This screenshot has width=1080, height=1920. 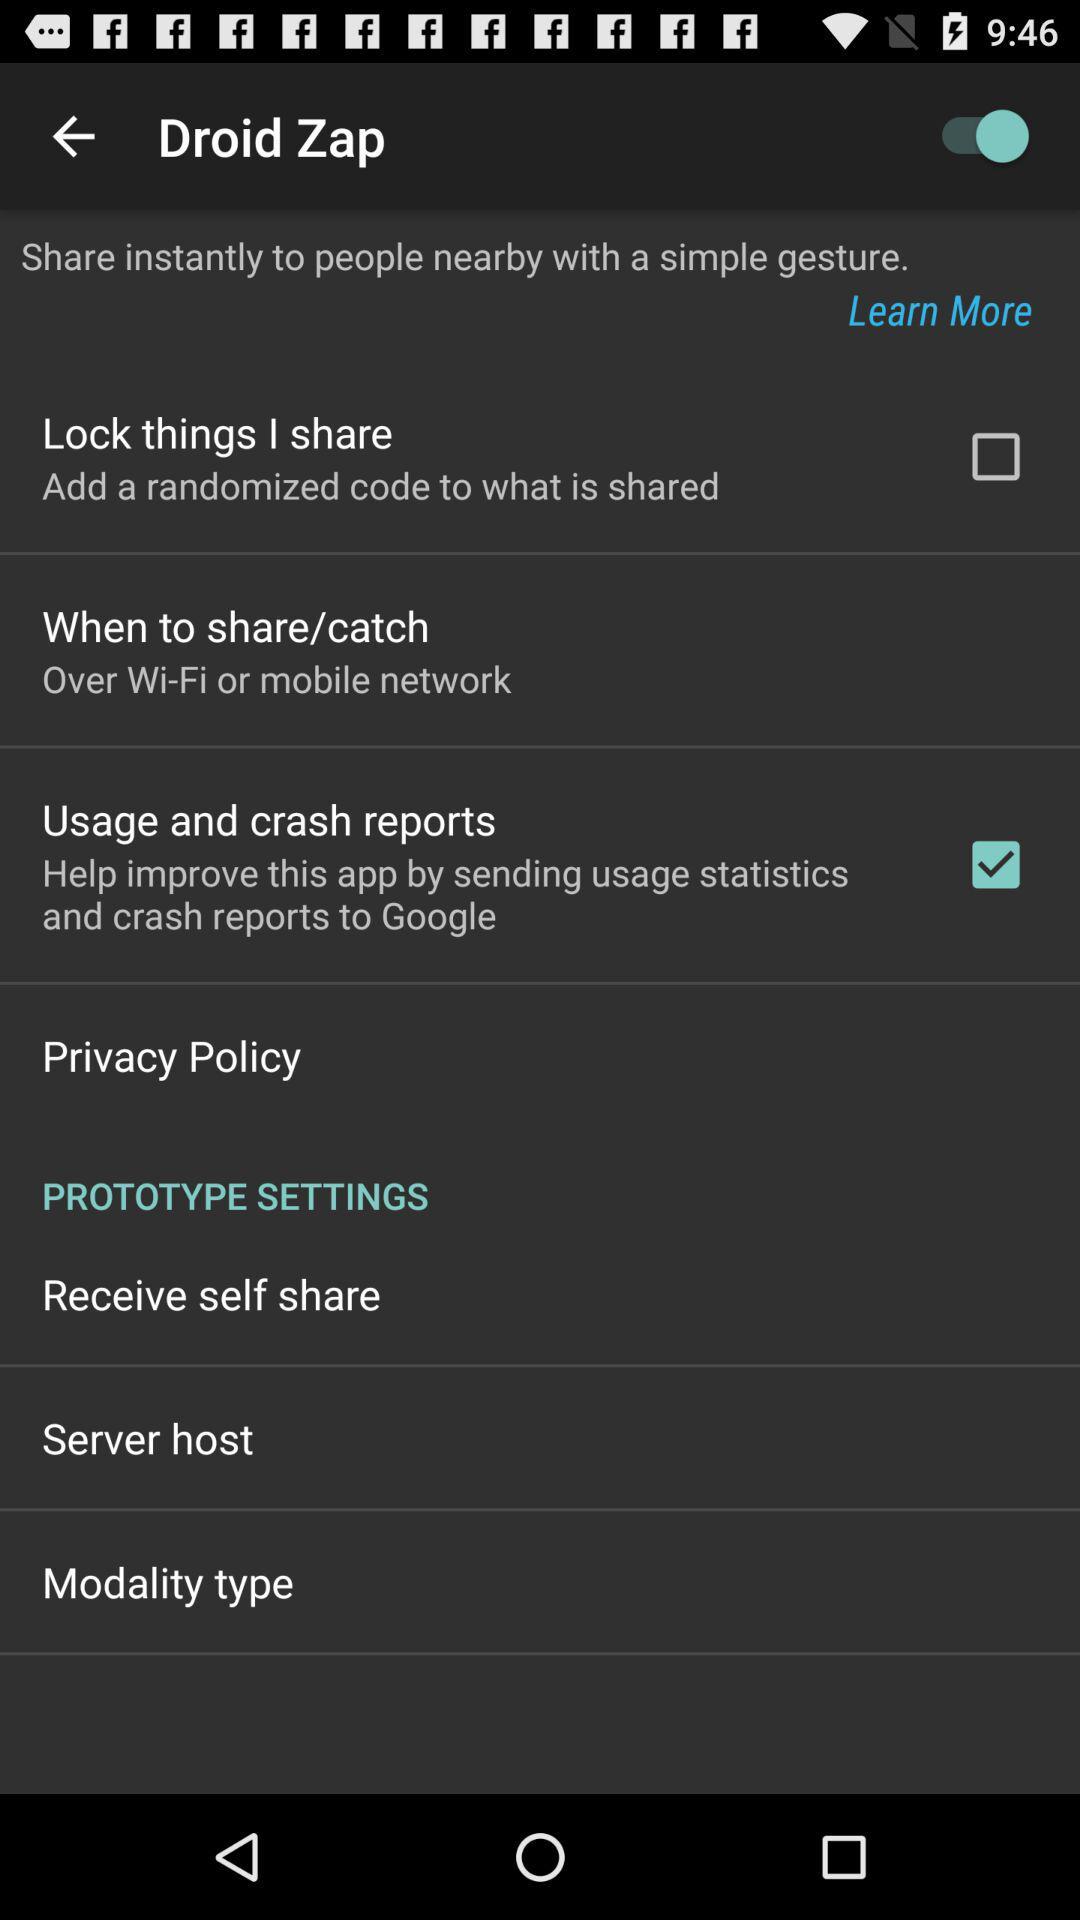 What do you see at coordinates (167, 1580) in the screenshot?
I see `the item below server host item` at bounding box center [167, 1580].